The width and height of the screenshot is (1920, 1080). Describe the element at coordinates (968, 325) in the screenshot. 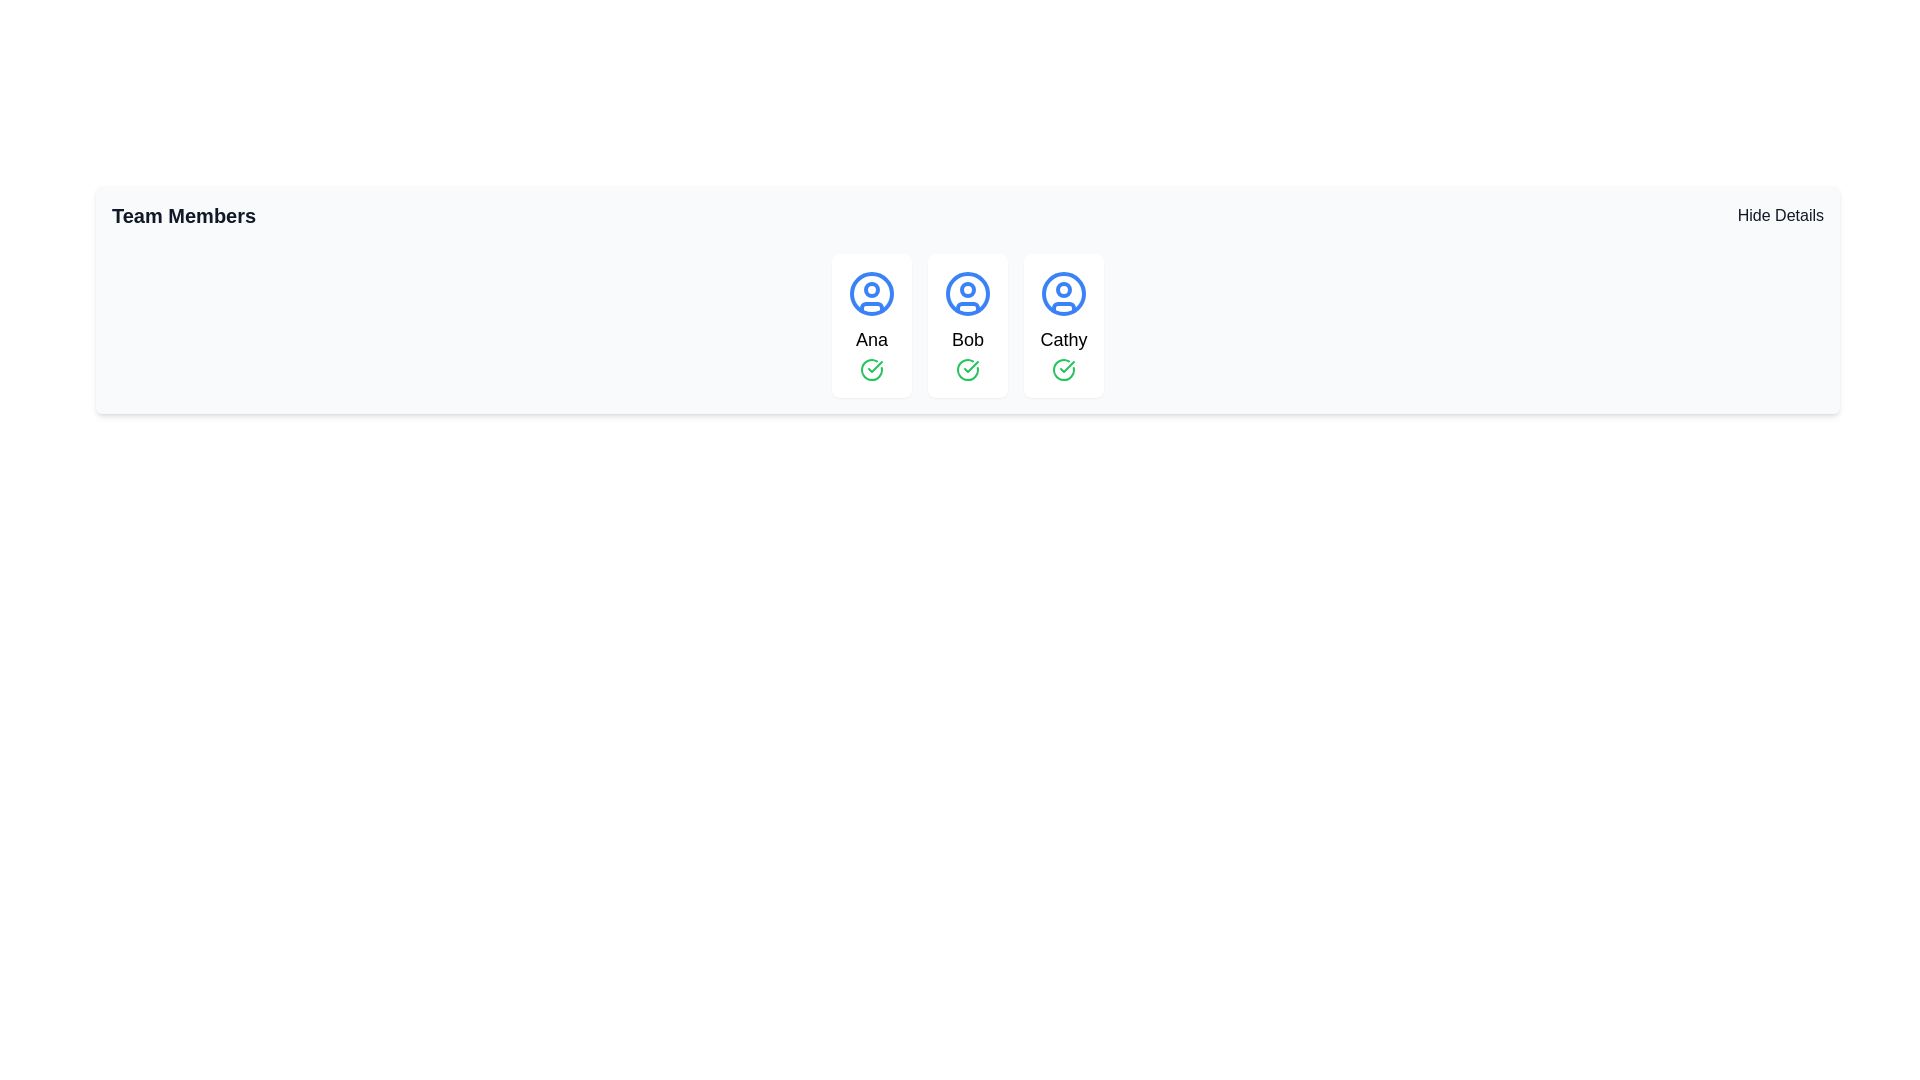

I see `the card UI component displaying a blue circular avatar icon with the text 'Bob' and a green check mark at the bottom` at that location.